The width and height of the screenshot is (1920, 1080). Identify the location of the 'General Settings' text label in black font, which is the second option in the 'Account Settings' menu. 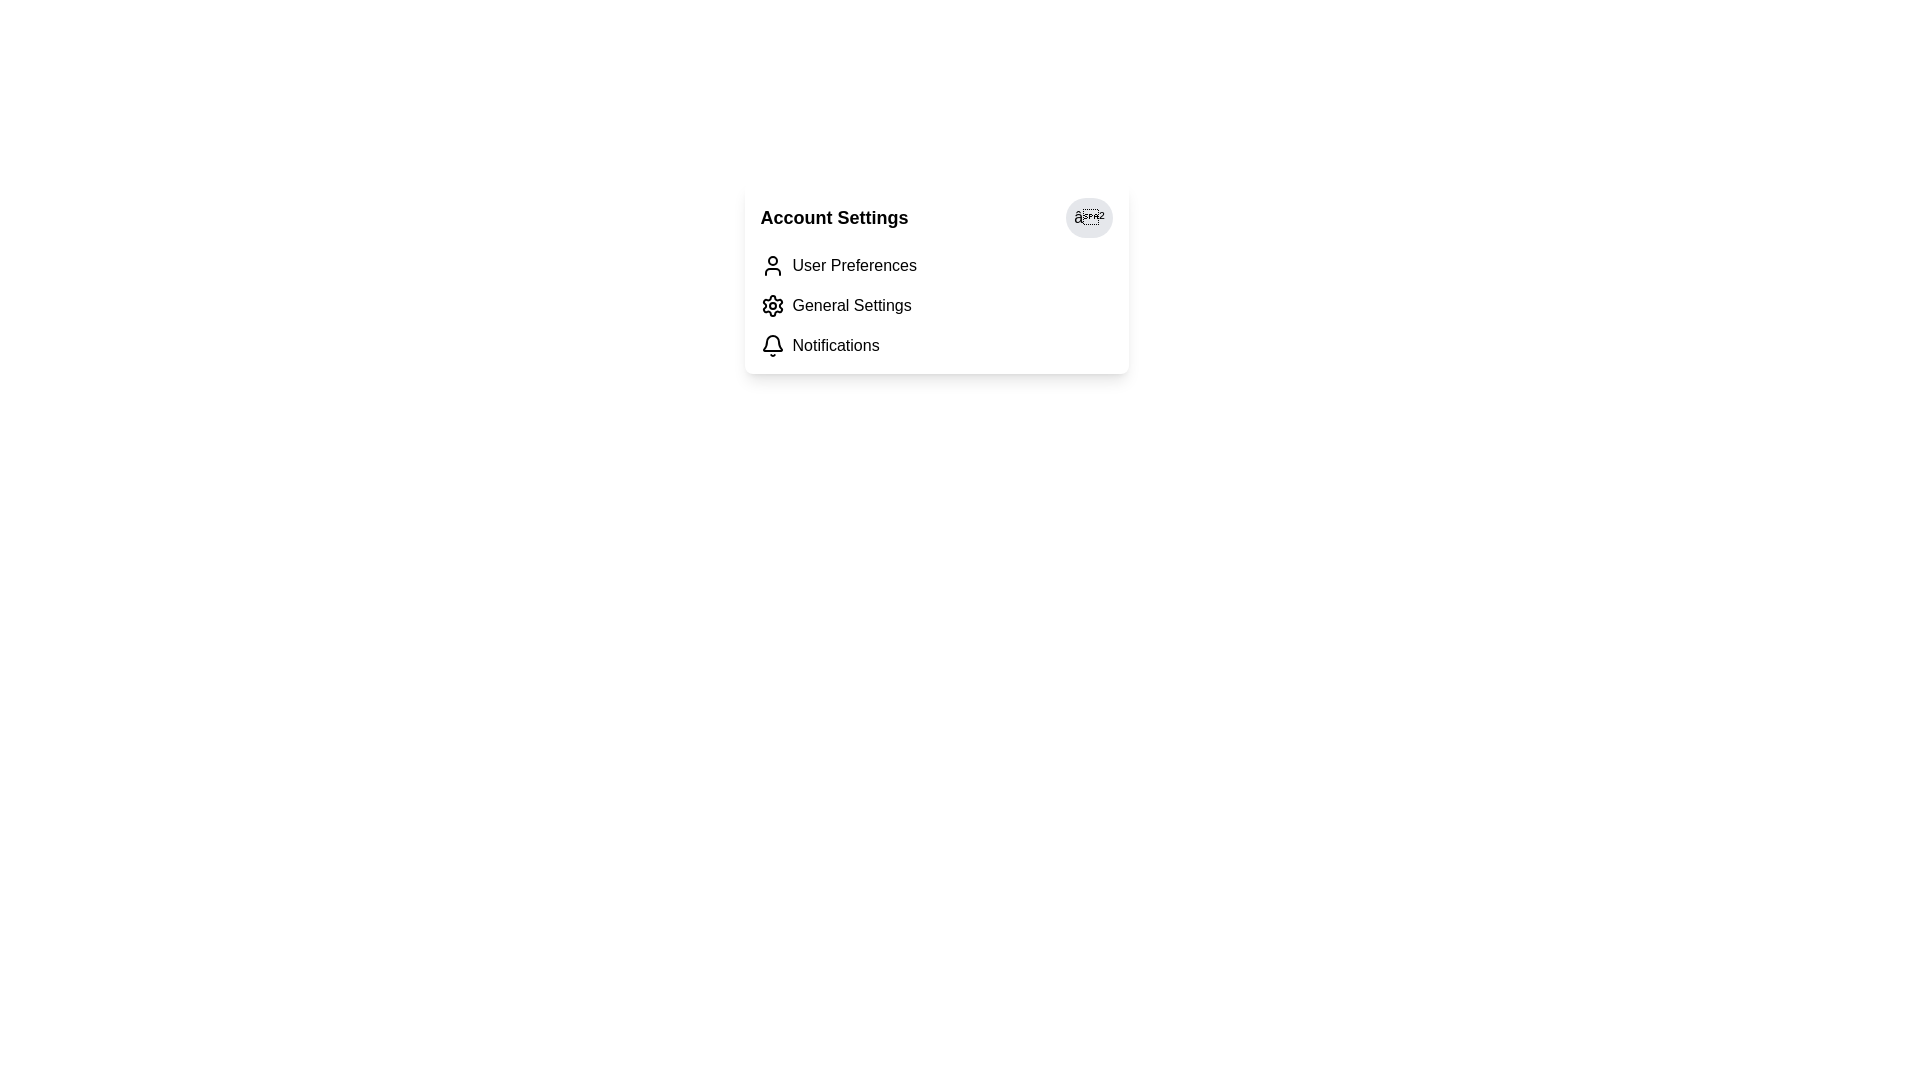
(852, 305).